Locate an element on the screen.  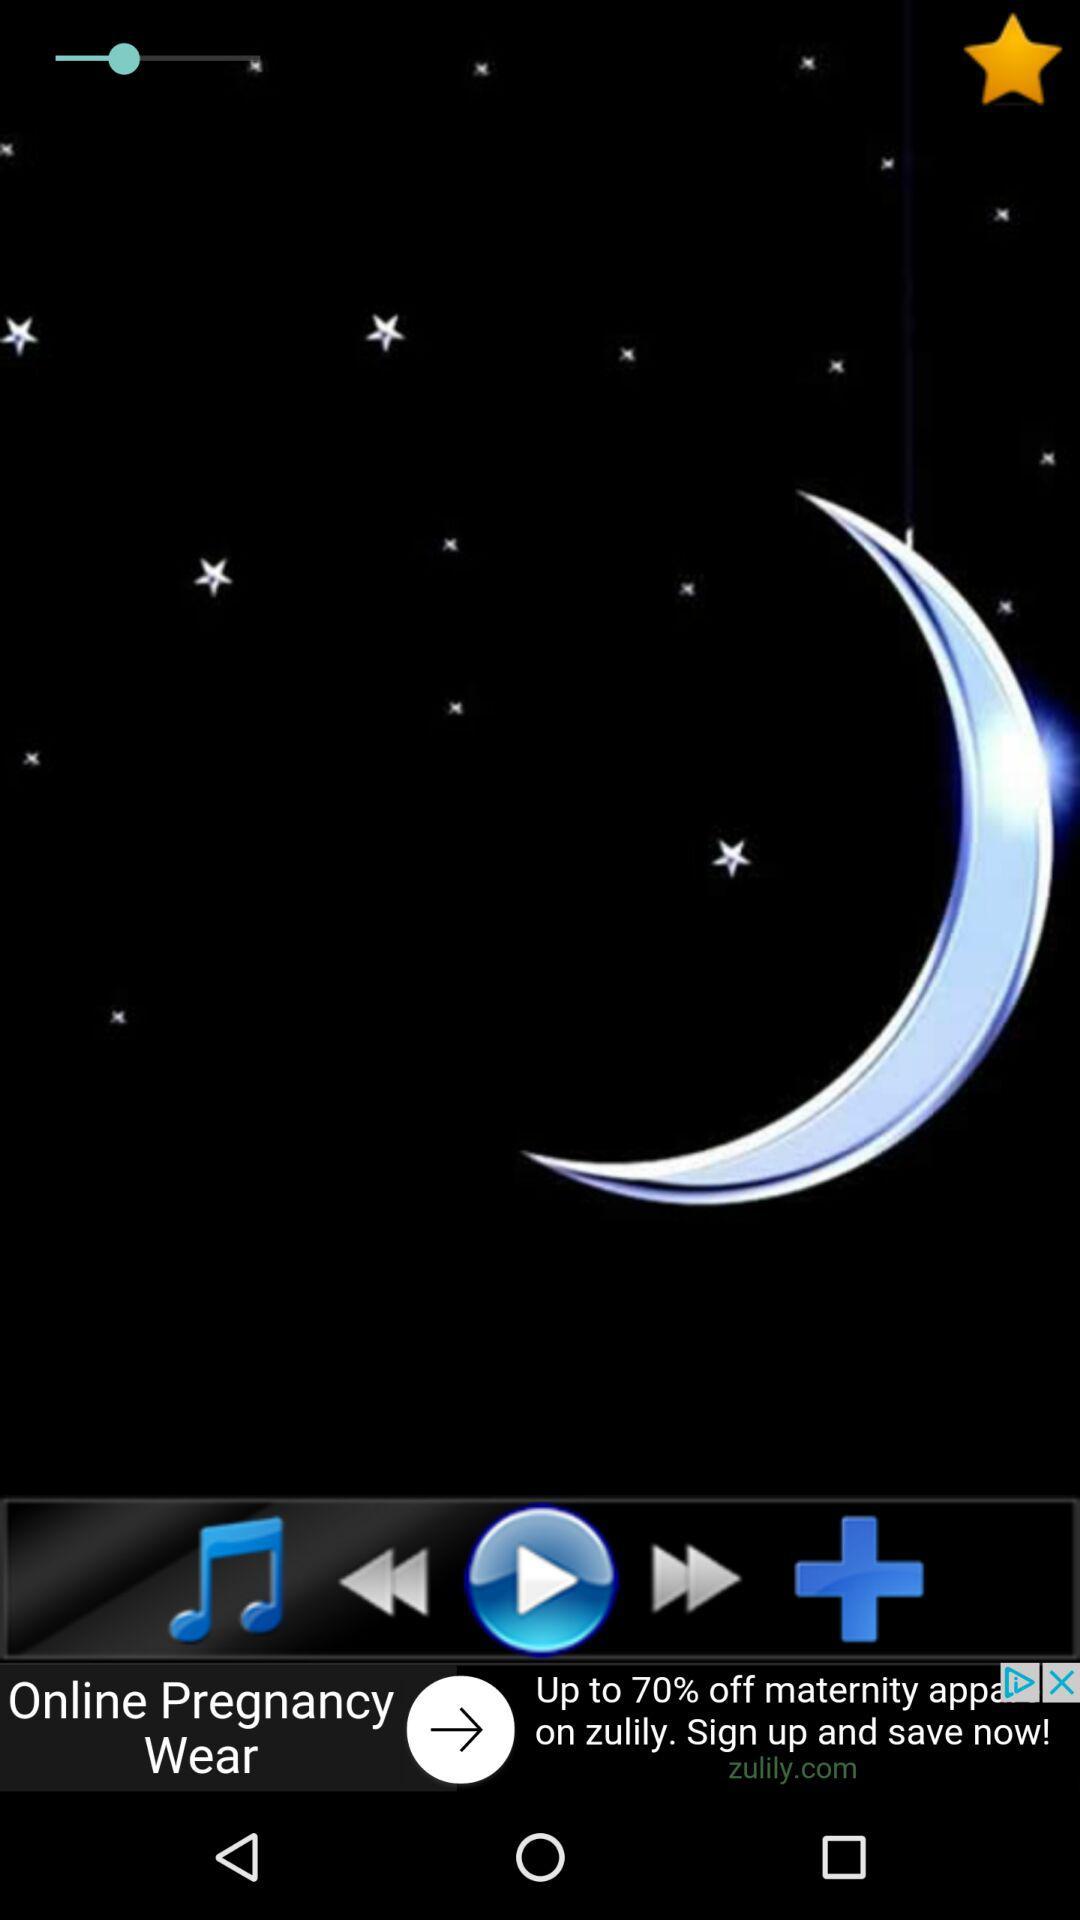
the play icon is located at coordinates (540, 1577).